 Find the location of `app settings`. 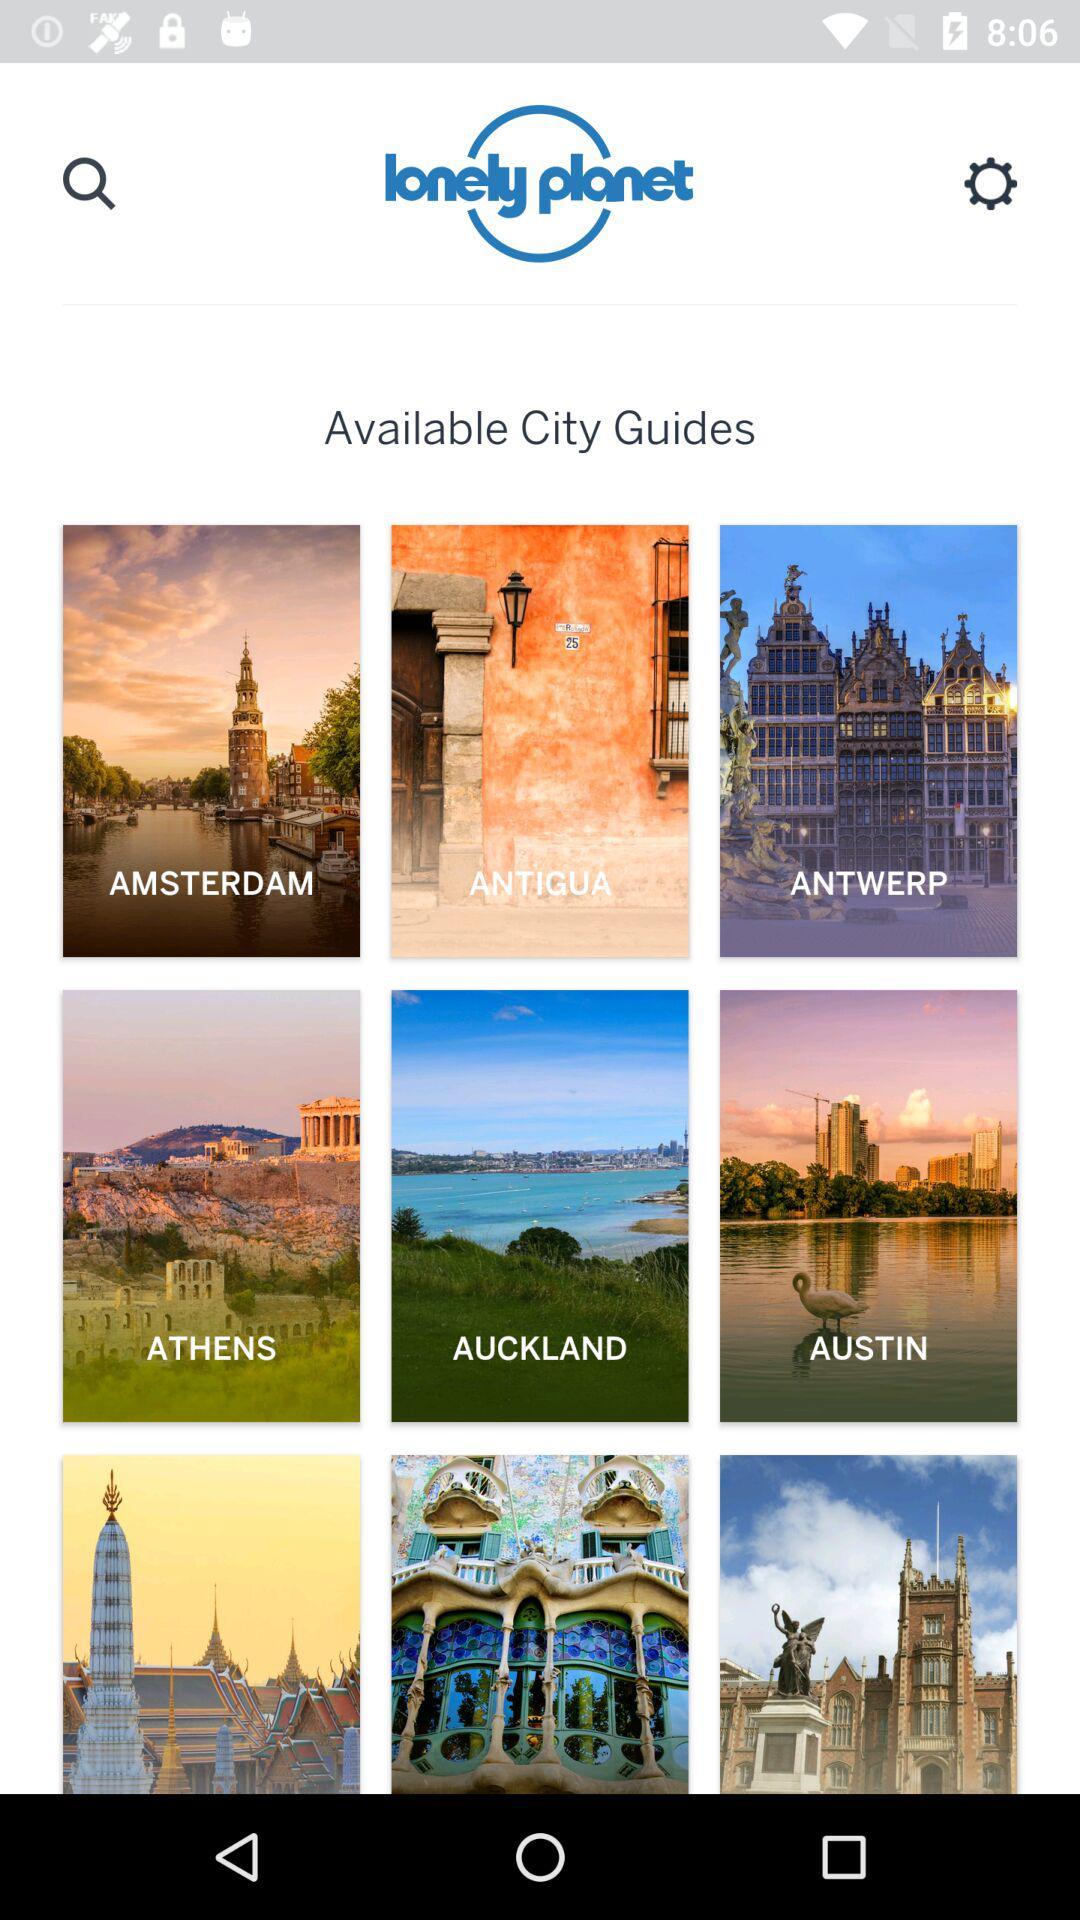

app settings is located at coordinates (990, 183).